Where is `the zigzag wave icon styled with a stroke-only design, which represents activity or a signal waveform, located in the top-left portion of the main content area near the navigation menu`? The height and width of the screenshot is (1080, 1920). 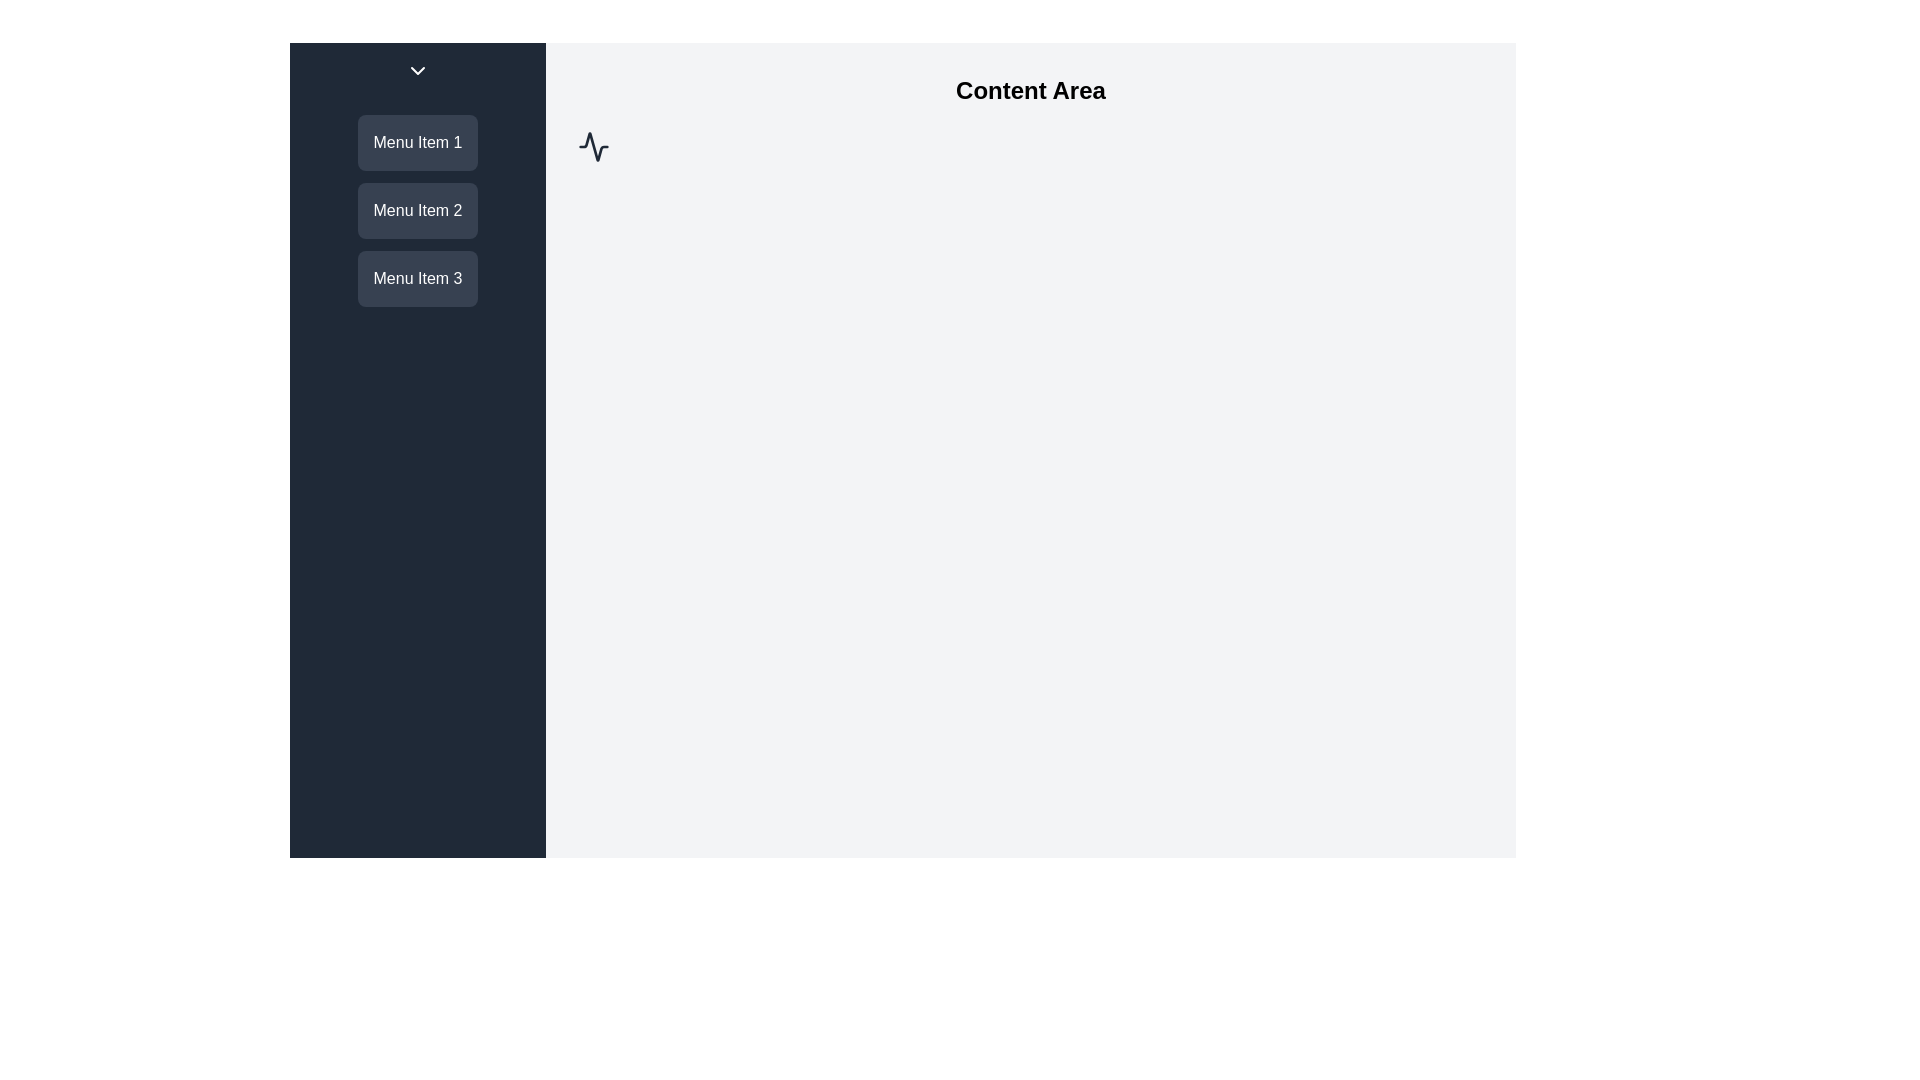
the zigzag wave icon styled with a stroke-only design, which represents activity or a signal waveform, located in the top-left portion of the main content area near the navigation menu is located at coordinates (593, 145).